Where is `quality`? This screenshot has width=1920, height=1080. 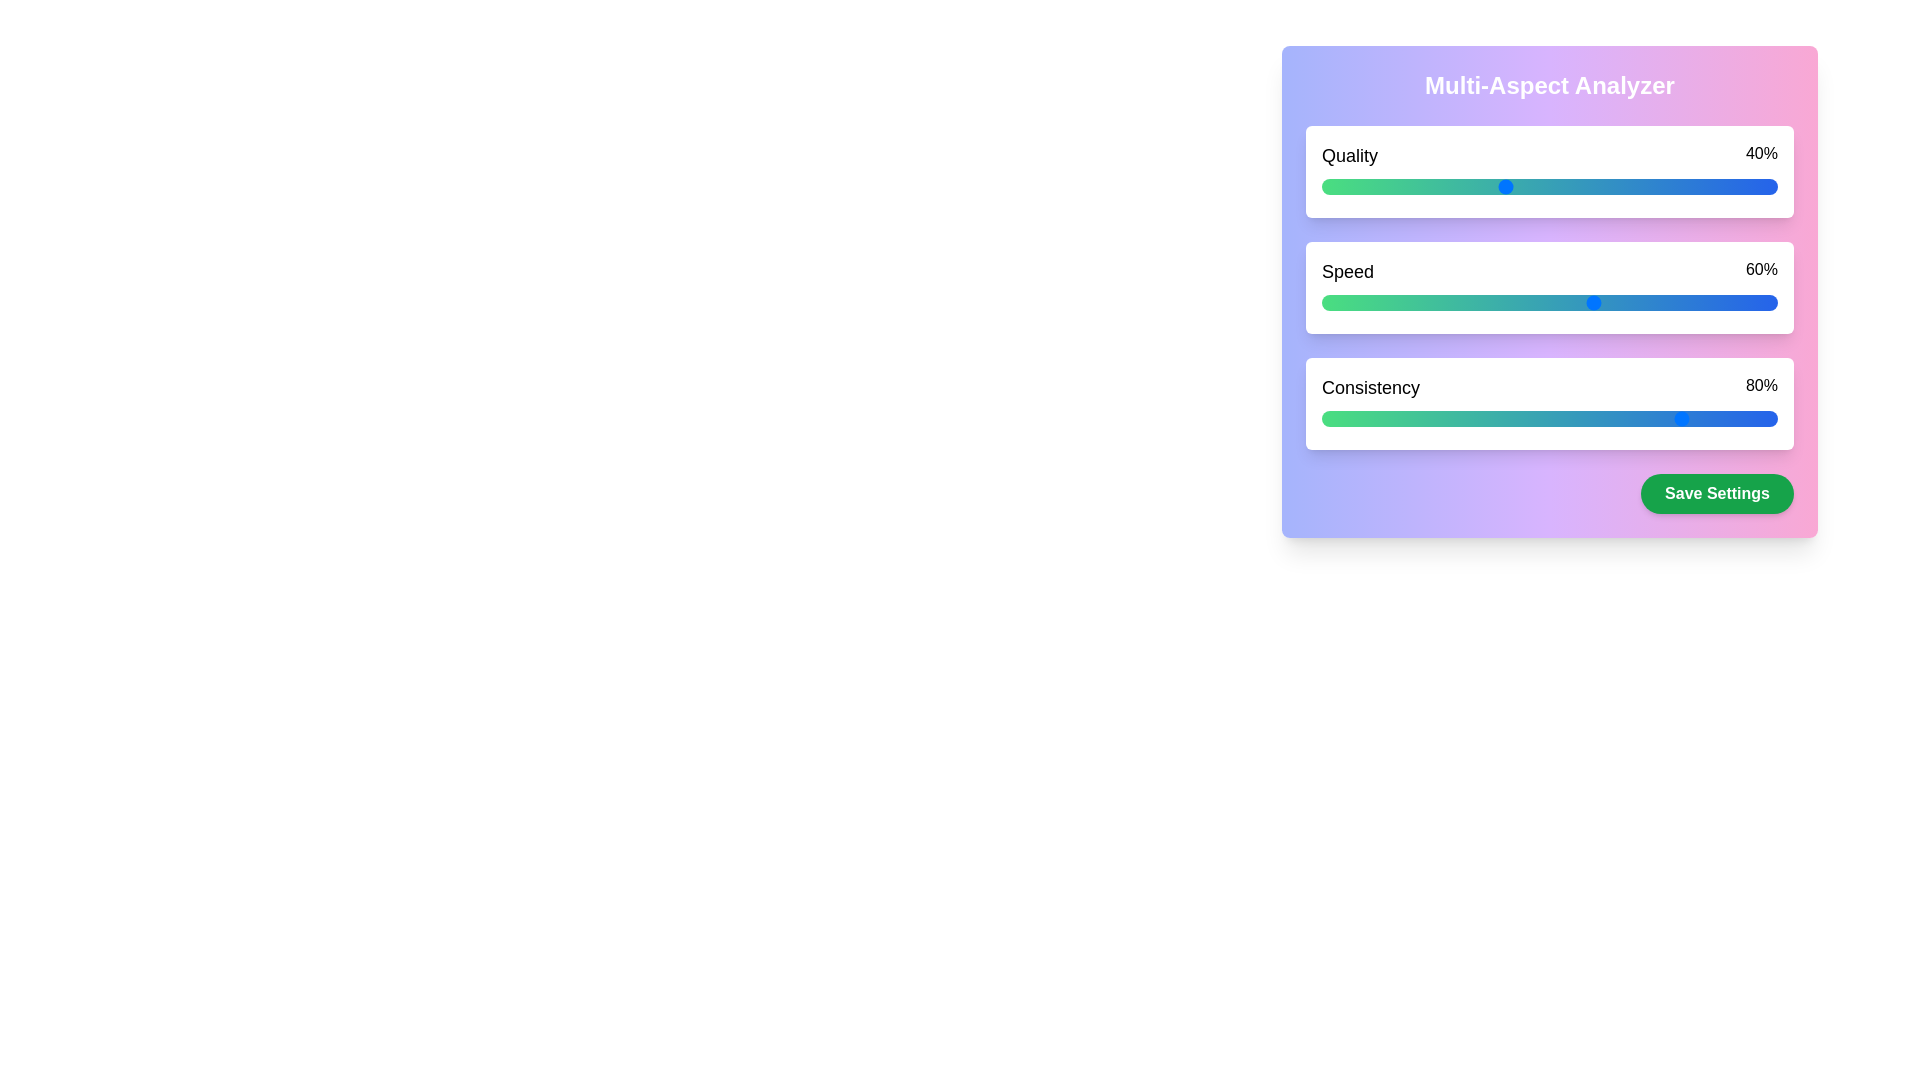
quality is located at coordinates (1641, 186).